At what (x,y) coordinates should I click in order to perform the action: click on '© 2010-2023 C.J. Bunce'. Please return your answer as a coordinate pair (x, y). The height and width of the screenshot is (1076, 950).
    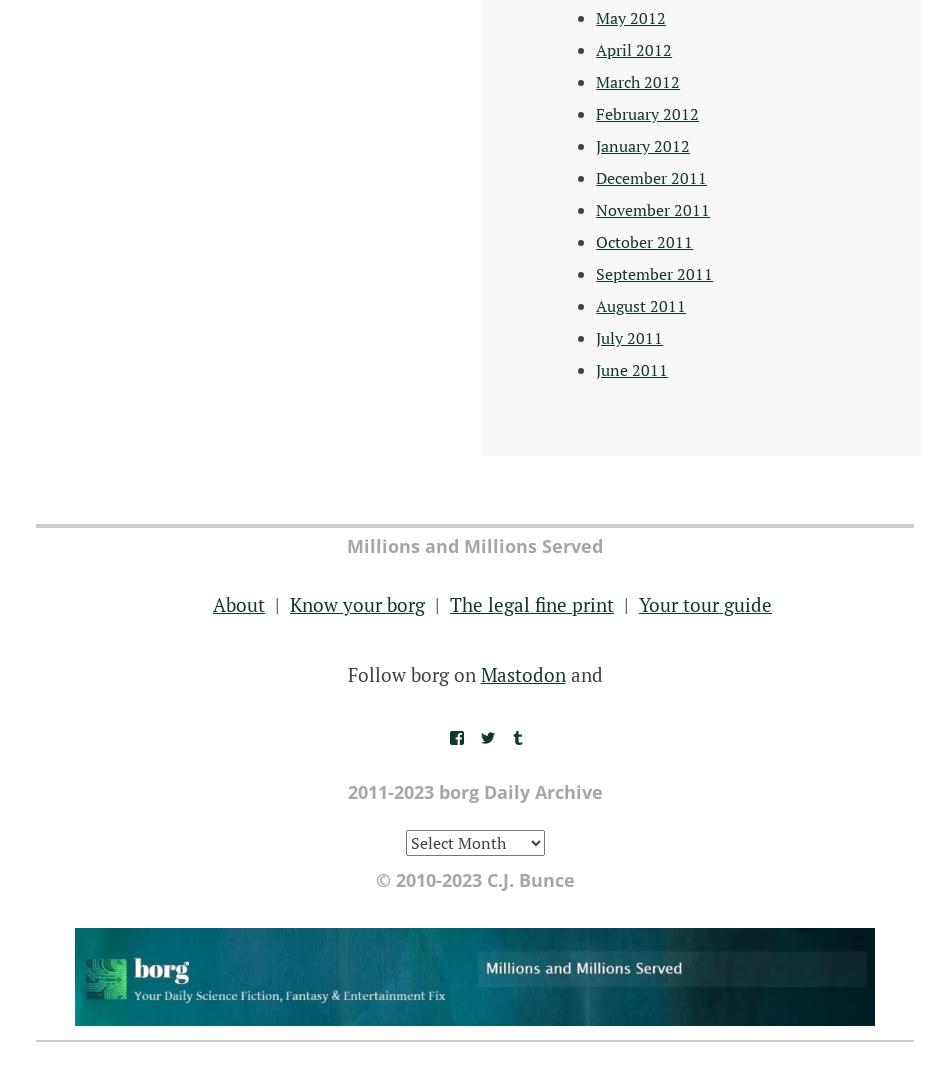
    Looking at the image, I should click on (473, 879).